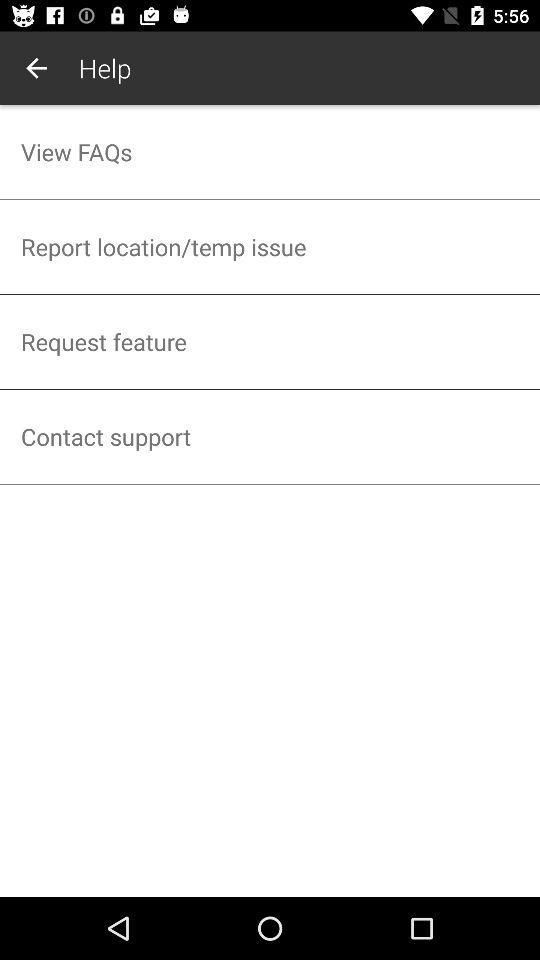  I want to click on the contact support, so click(270, 436).